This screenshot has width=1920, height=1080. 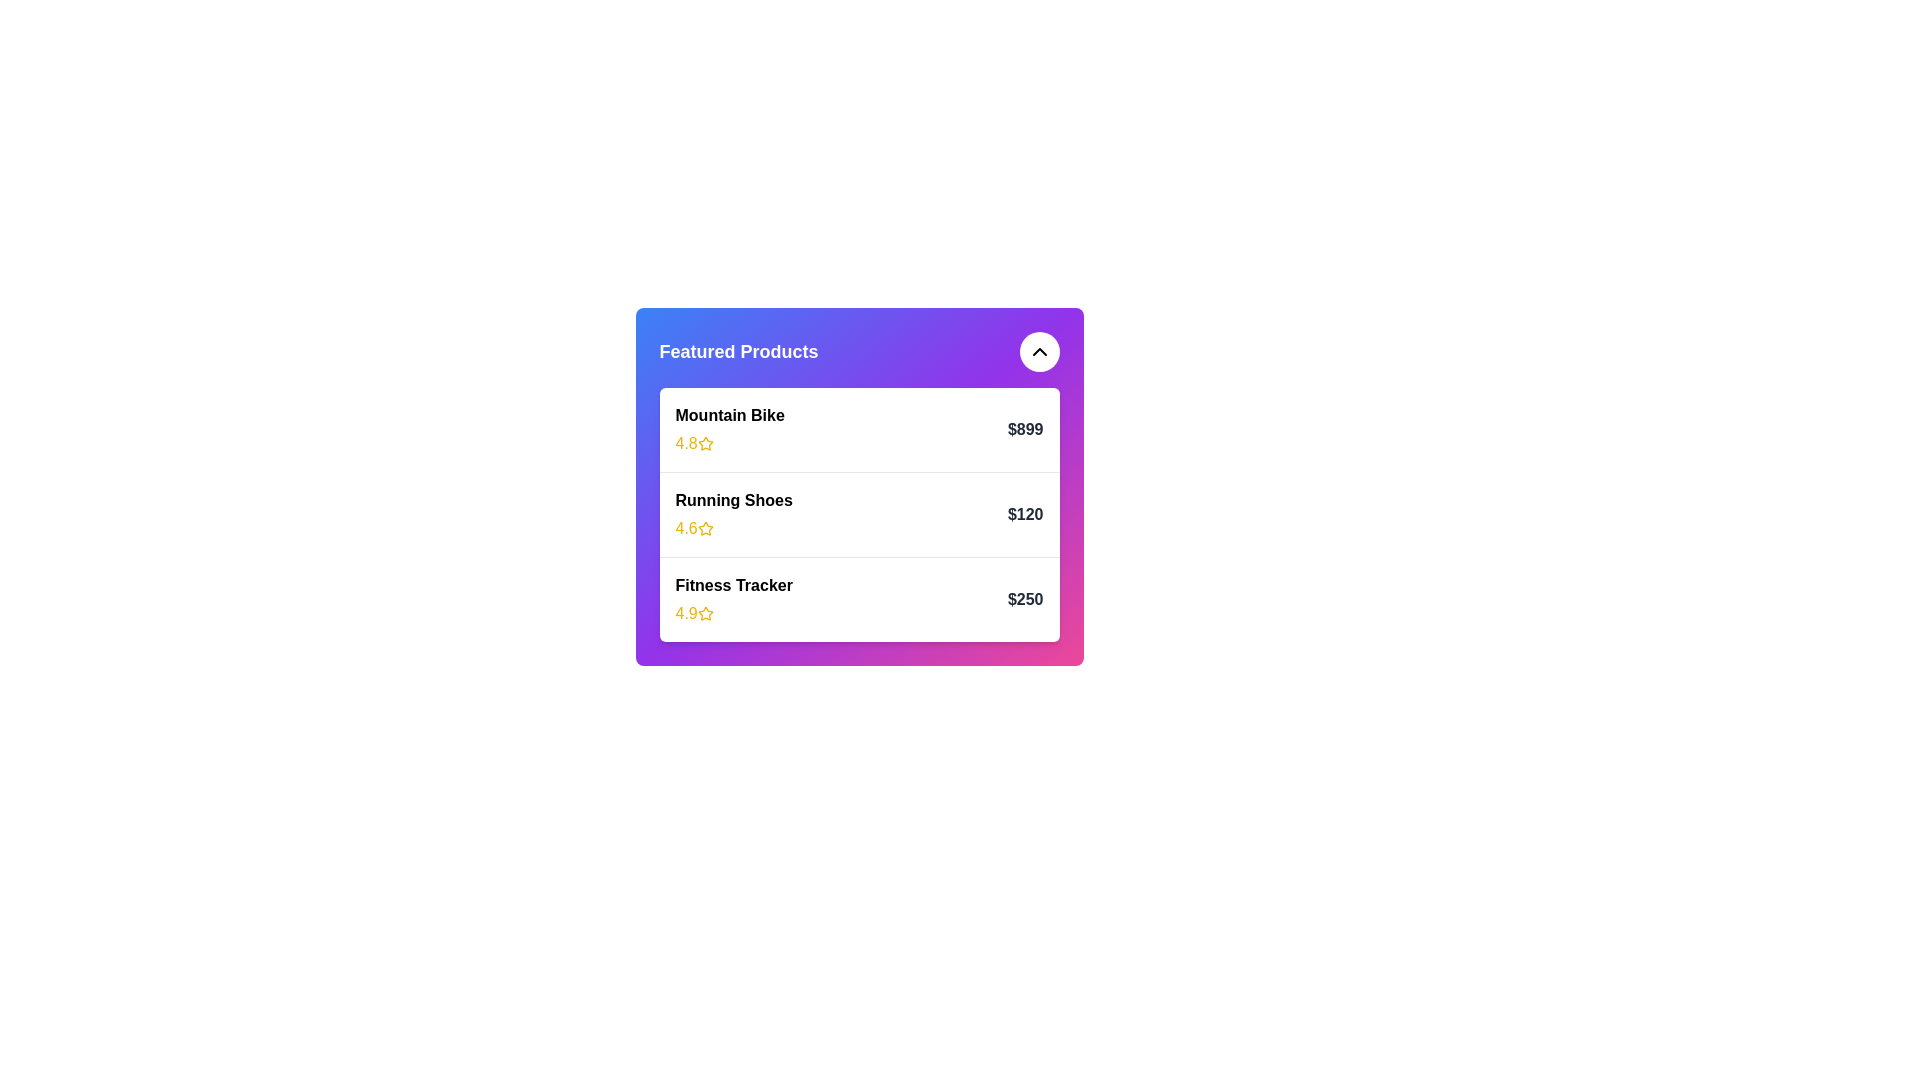 What do you see at coordinates (733, 527) in the screenshot?
I see `the numerical rating '4.6' displayed in yellow font, accompanied by a star icon, located in the 'Running Shoes' section just below the label 'Running Shoes'` at bounding box center [733, 527].